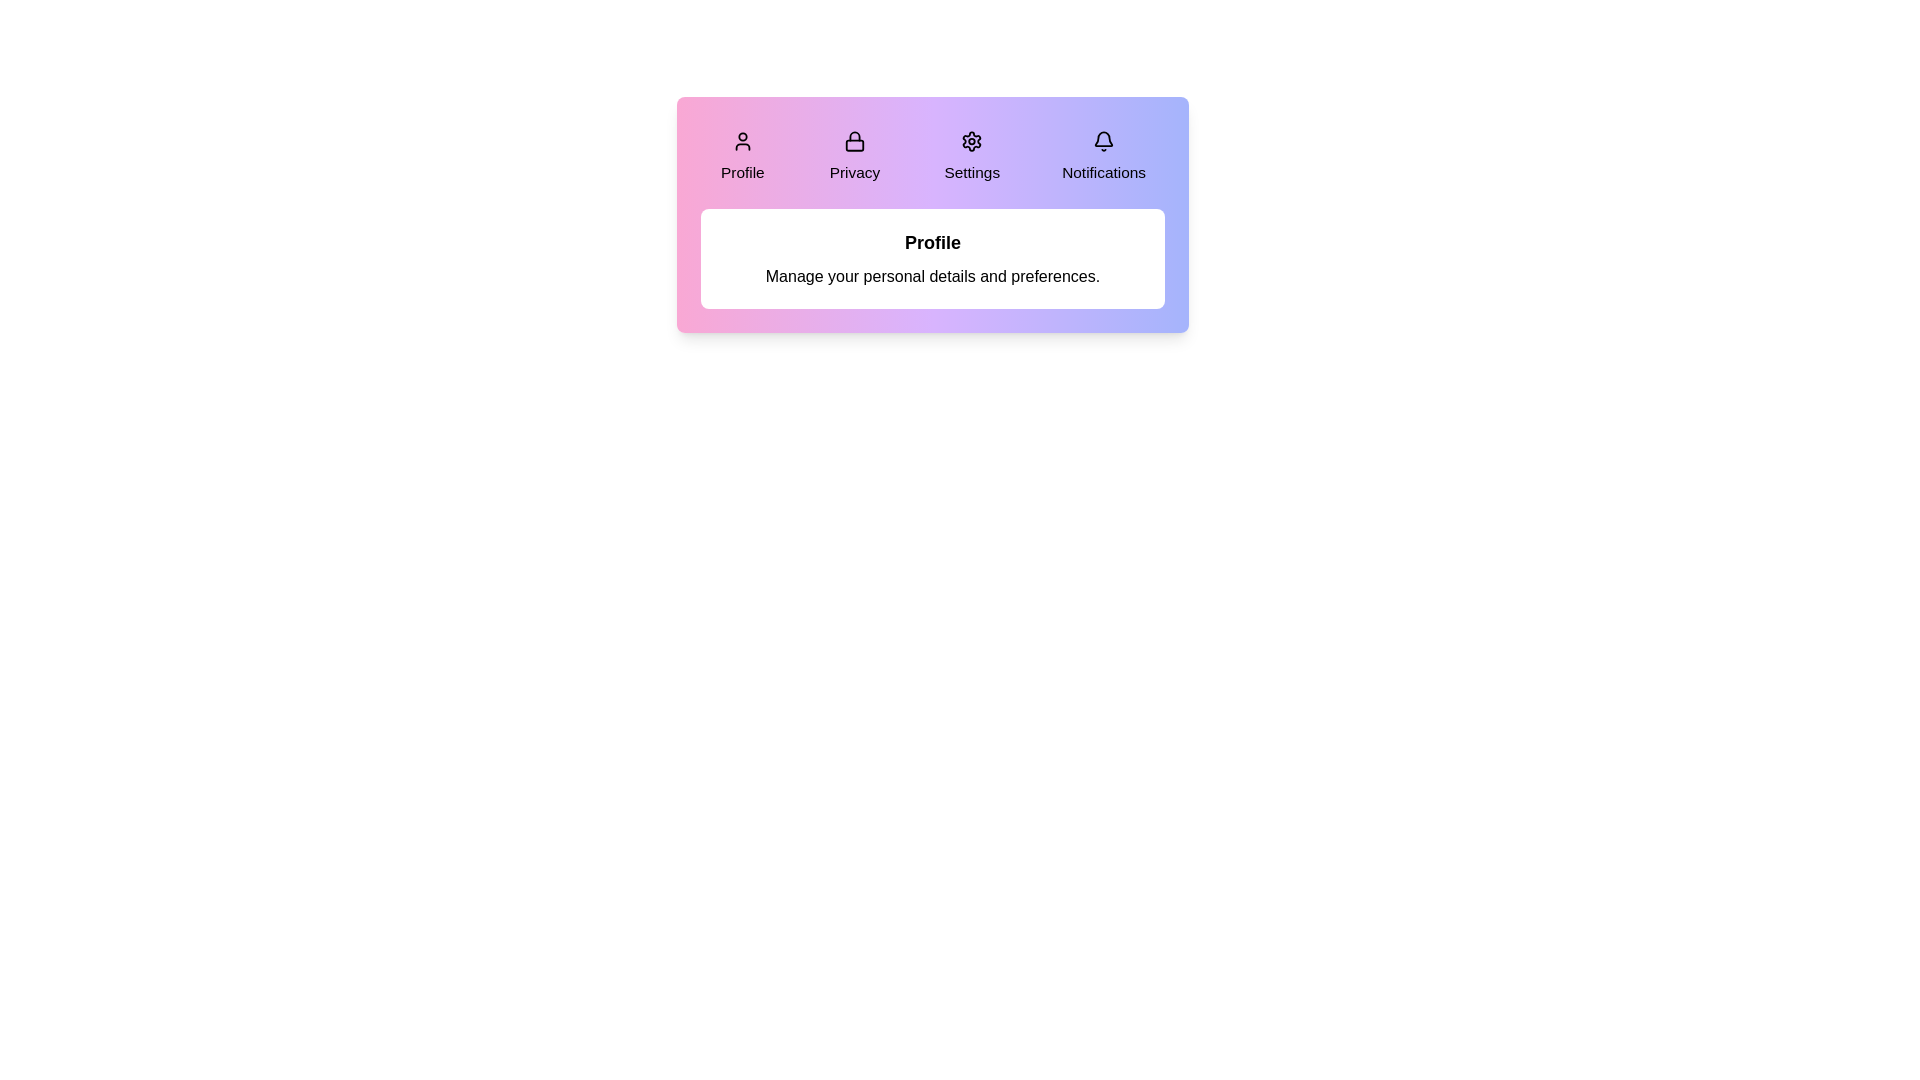 This screenshot has width=1920, height=1080. Describe the element at coordinates (971, 156) in the screenshot. I see `the Settings tab by clicking on it` at that location.